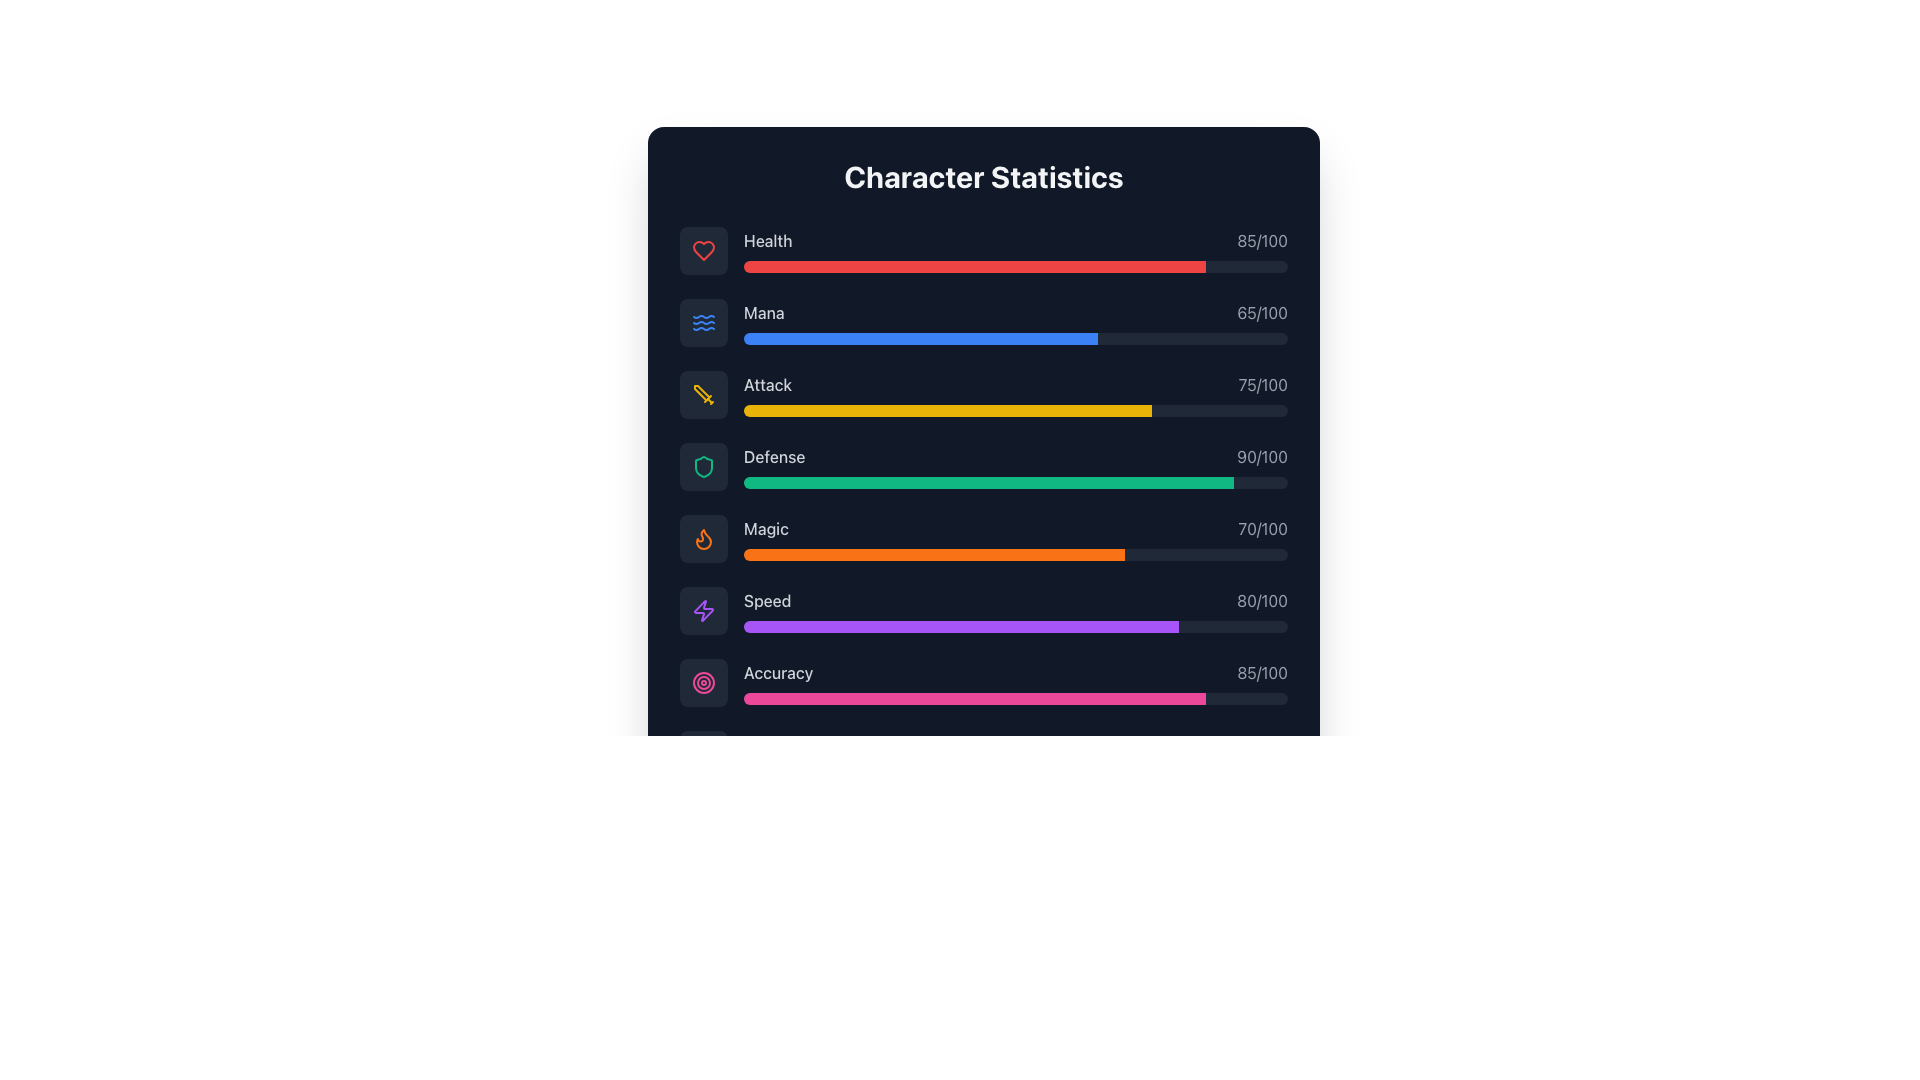  Describe the element at coordinates (1262, 527) in the screenshot. I see `the text label displaying the current 'Magic' statistic value of '70/100', which is located under the 'Magic' section, aligned to the right of the progress bar` at that location.